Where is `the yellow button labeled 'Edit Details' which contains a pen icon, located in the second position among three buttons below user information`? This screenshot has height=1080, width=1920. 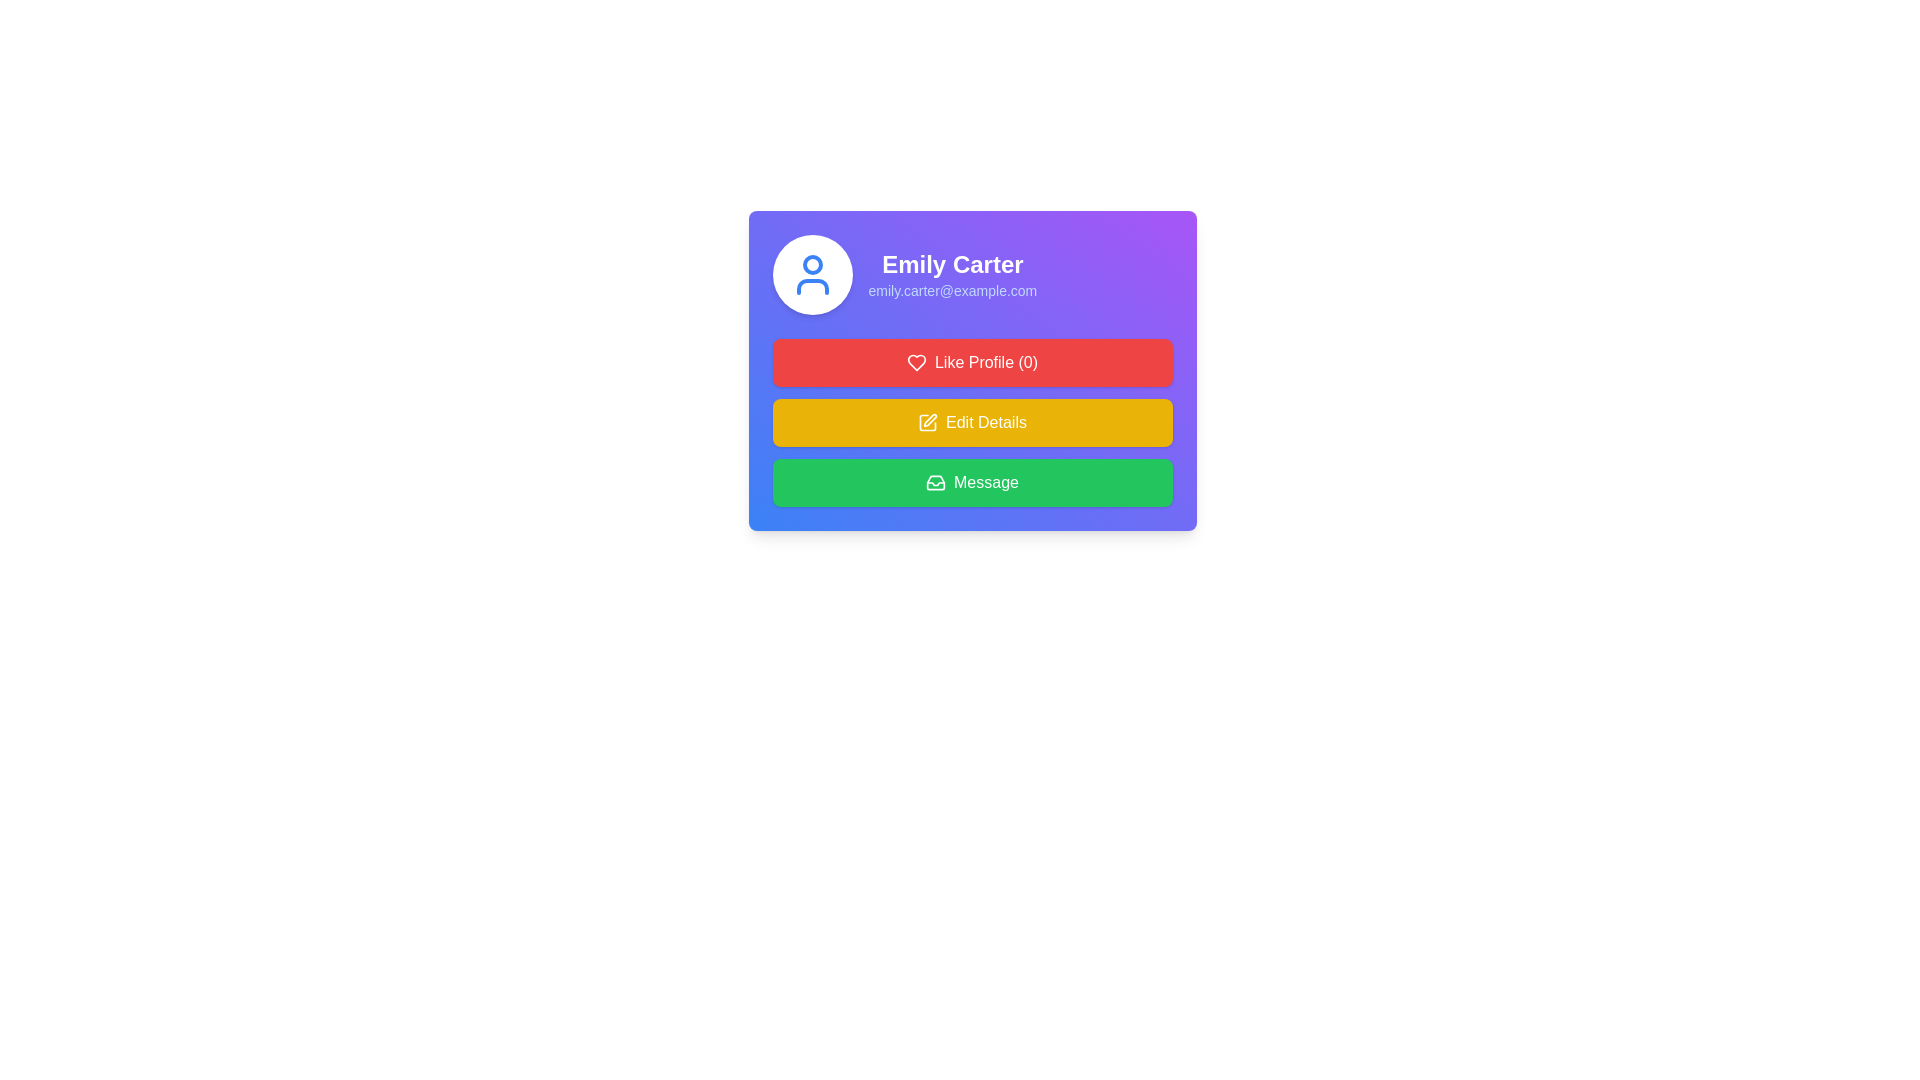
the yellow button labeled 'Edit Details' which contains a pen icon, located in the second position among three buttons below user information is located at coordinates (926, 422).